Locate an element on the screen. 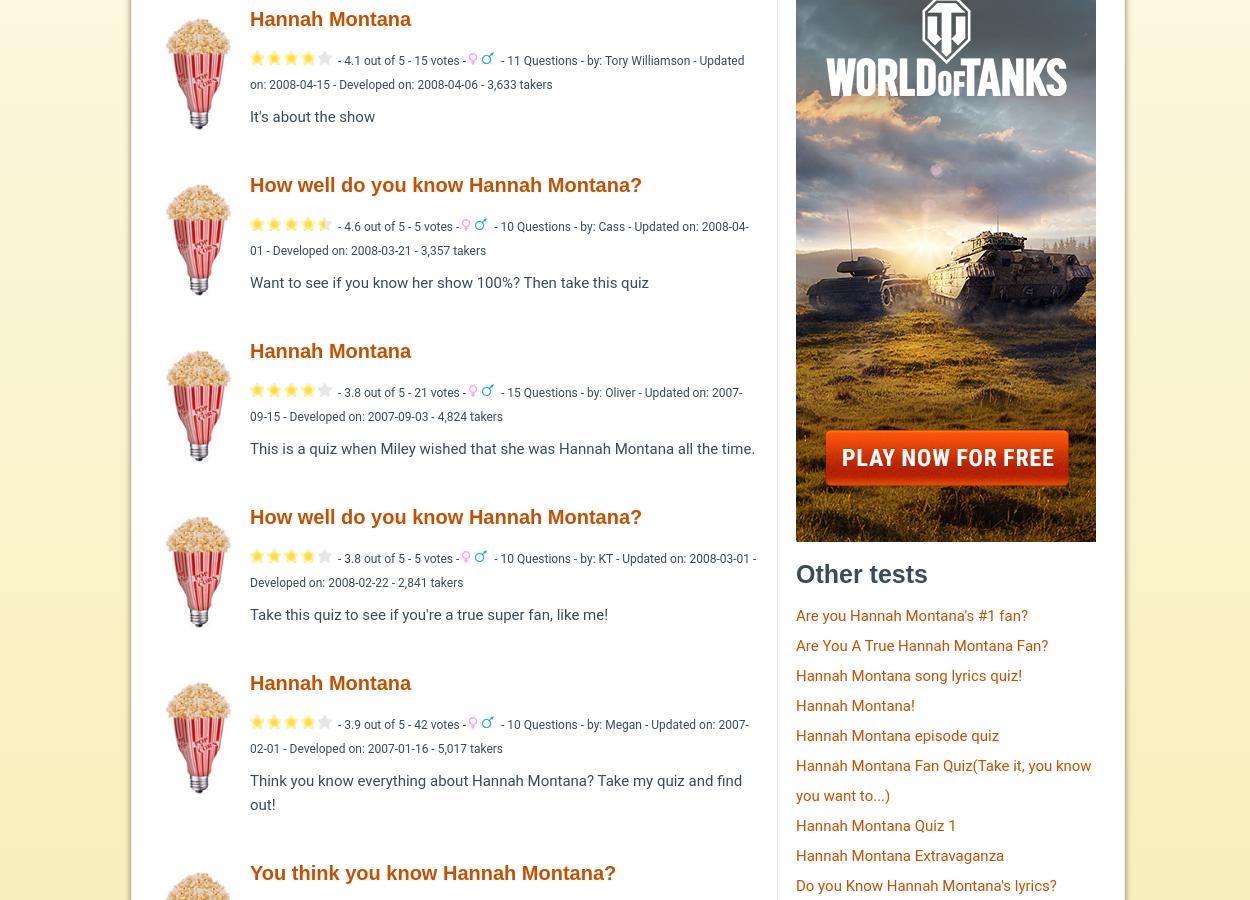 The height and width of the screenshot is (900, 1250). 'Hannah Montana Extravaganza' is located at coordinates (796, 855).